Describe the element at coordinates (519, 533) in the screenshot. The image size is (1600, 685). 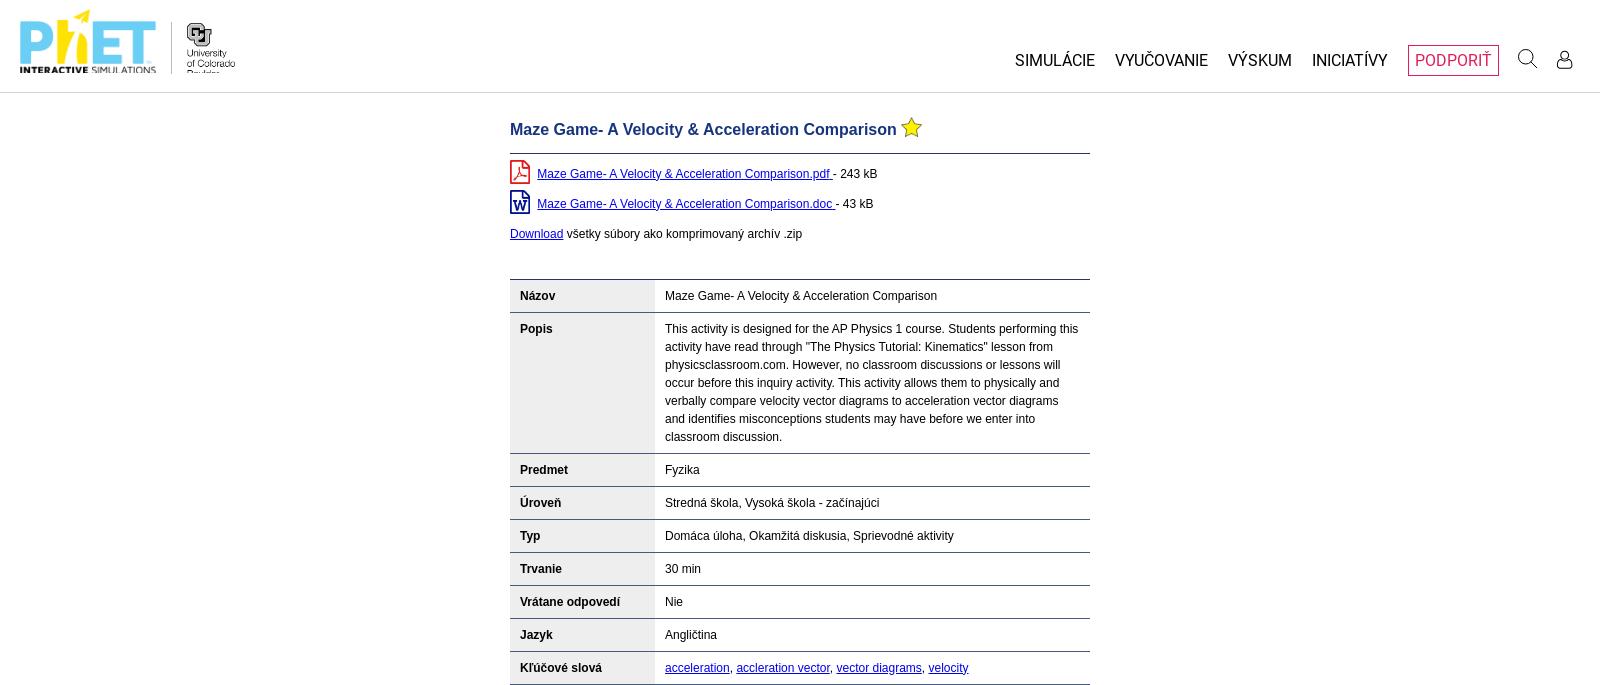
I see `'Typ'` at that location.